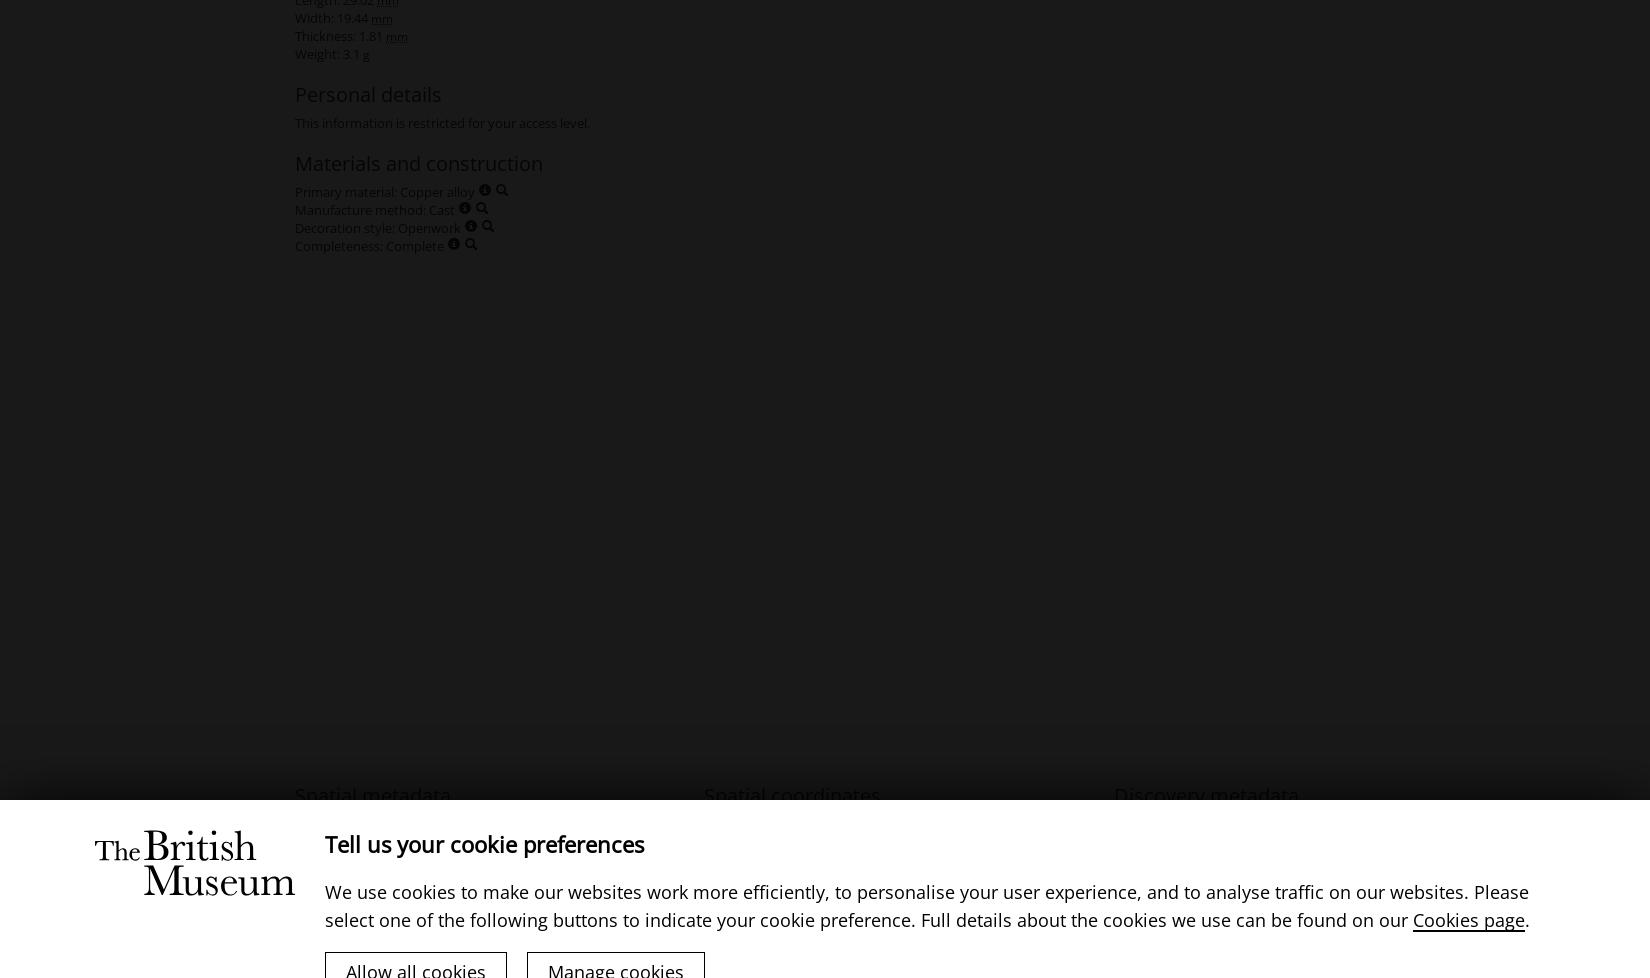 The width and height of the screenshot is (1650, 978). I want to click on '(European Region)', so click(480, 822).